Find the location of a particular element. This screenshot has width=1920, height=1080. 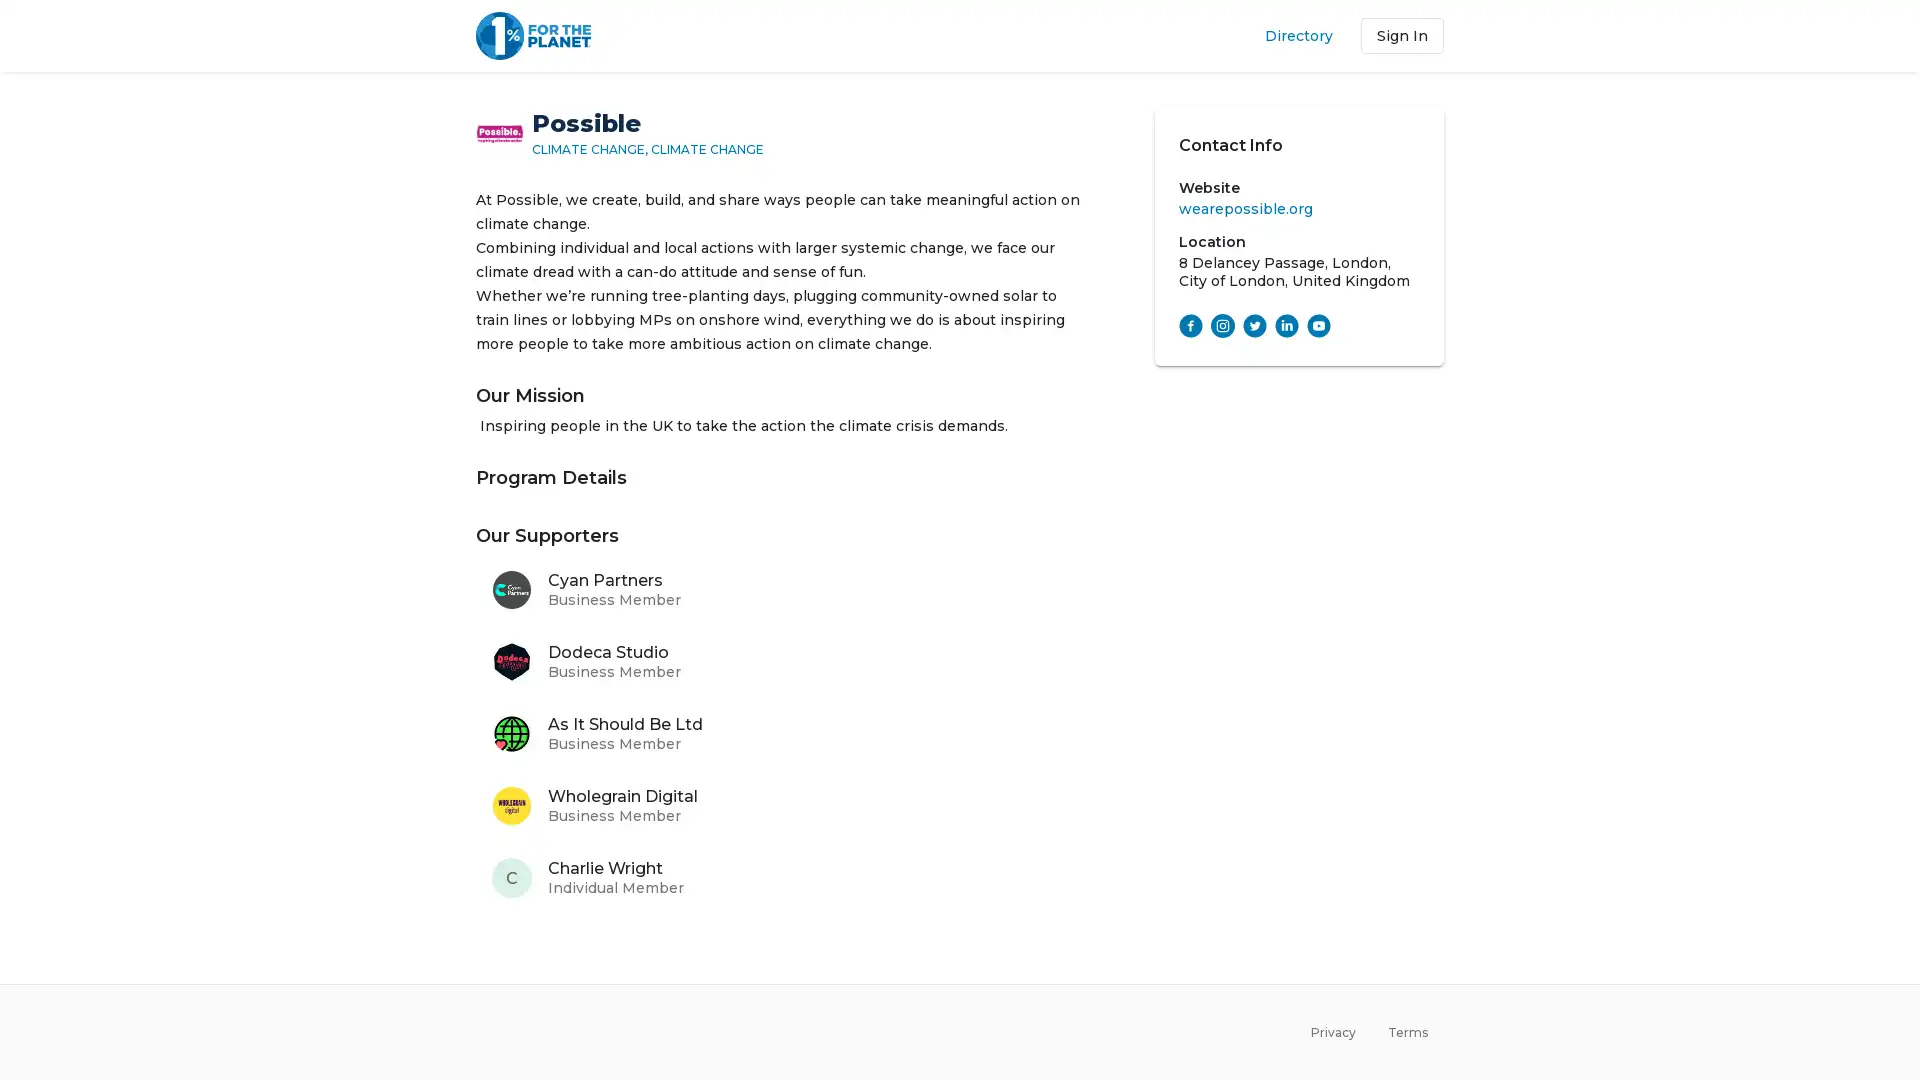

Sign In is located at coordinates (1401, 35).